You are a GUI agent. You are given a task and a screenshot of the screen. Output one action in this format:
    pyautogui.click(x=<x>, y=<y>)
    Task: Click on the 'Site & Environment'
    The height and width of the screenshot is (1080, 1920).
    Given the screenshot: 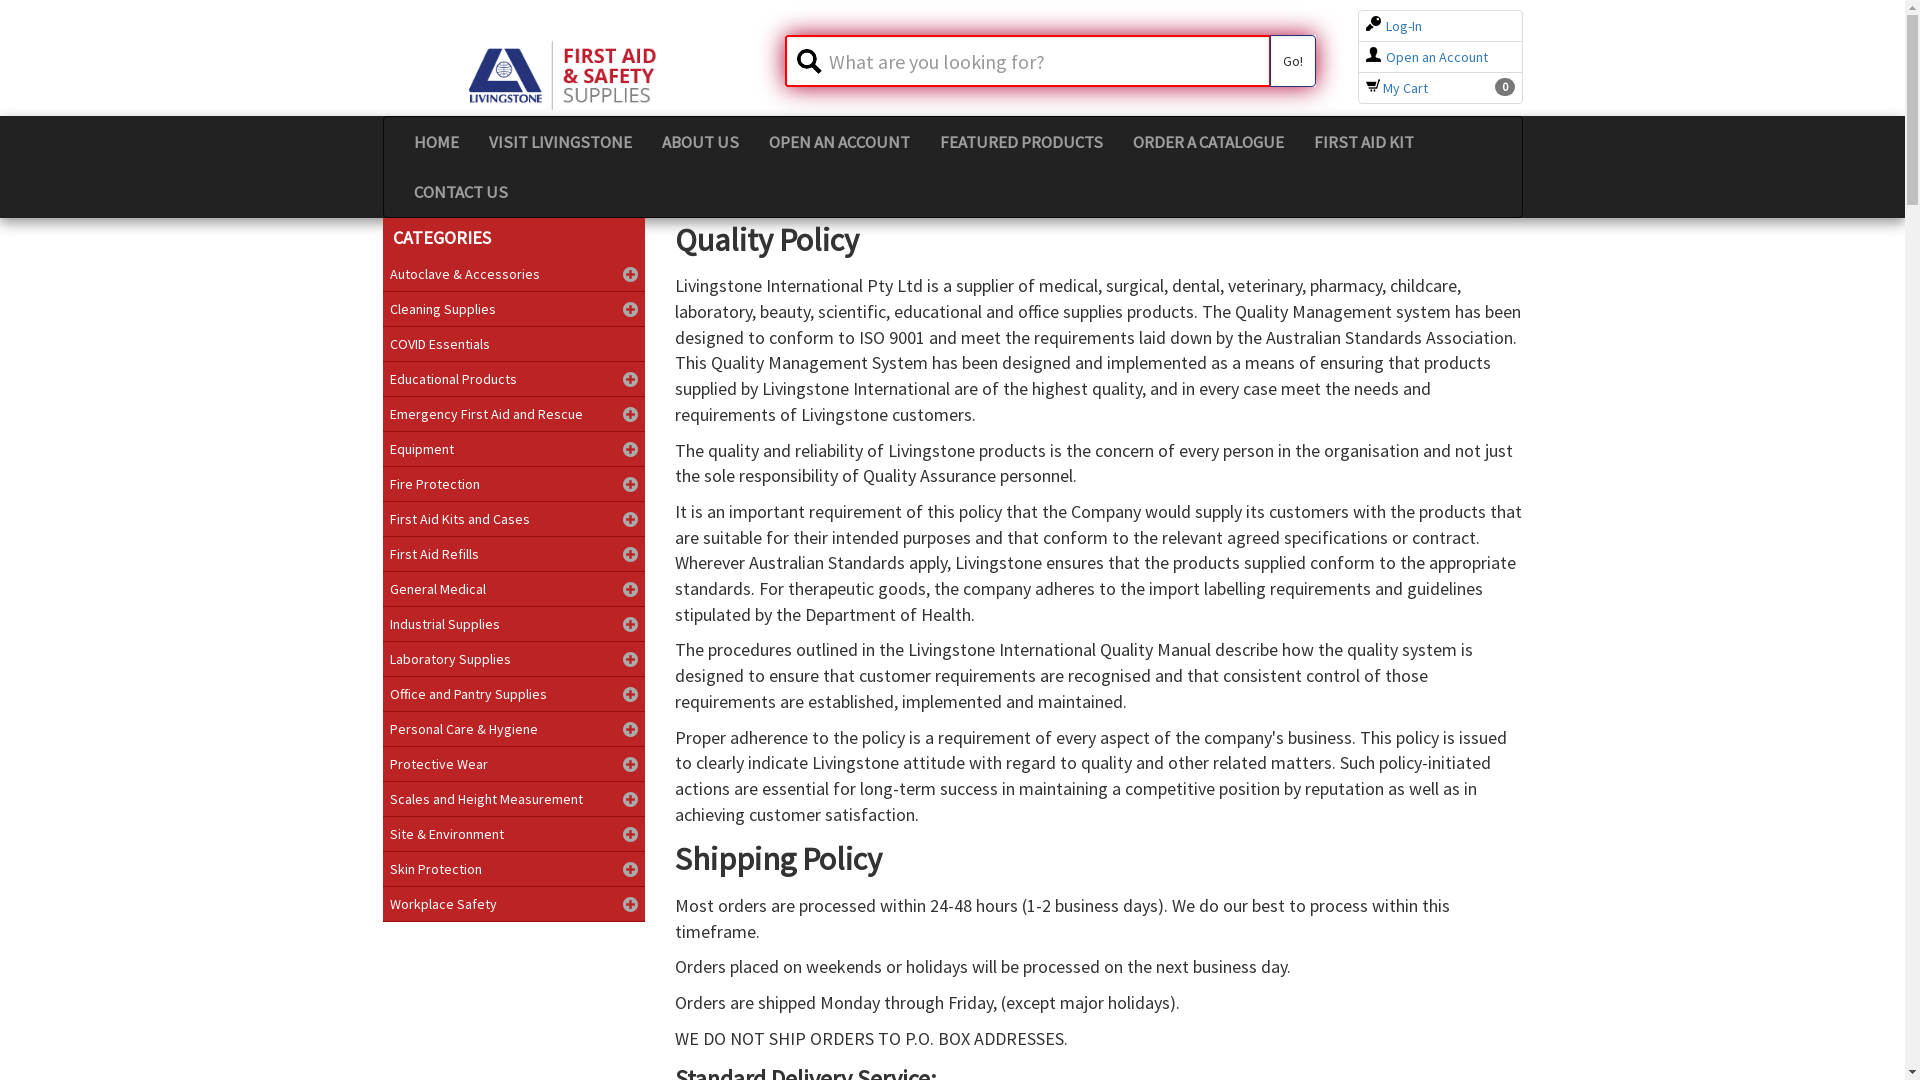 What is the action you would take?
    pyautogui.click(x=513, y=833)
    